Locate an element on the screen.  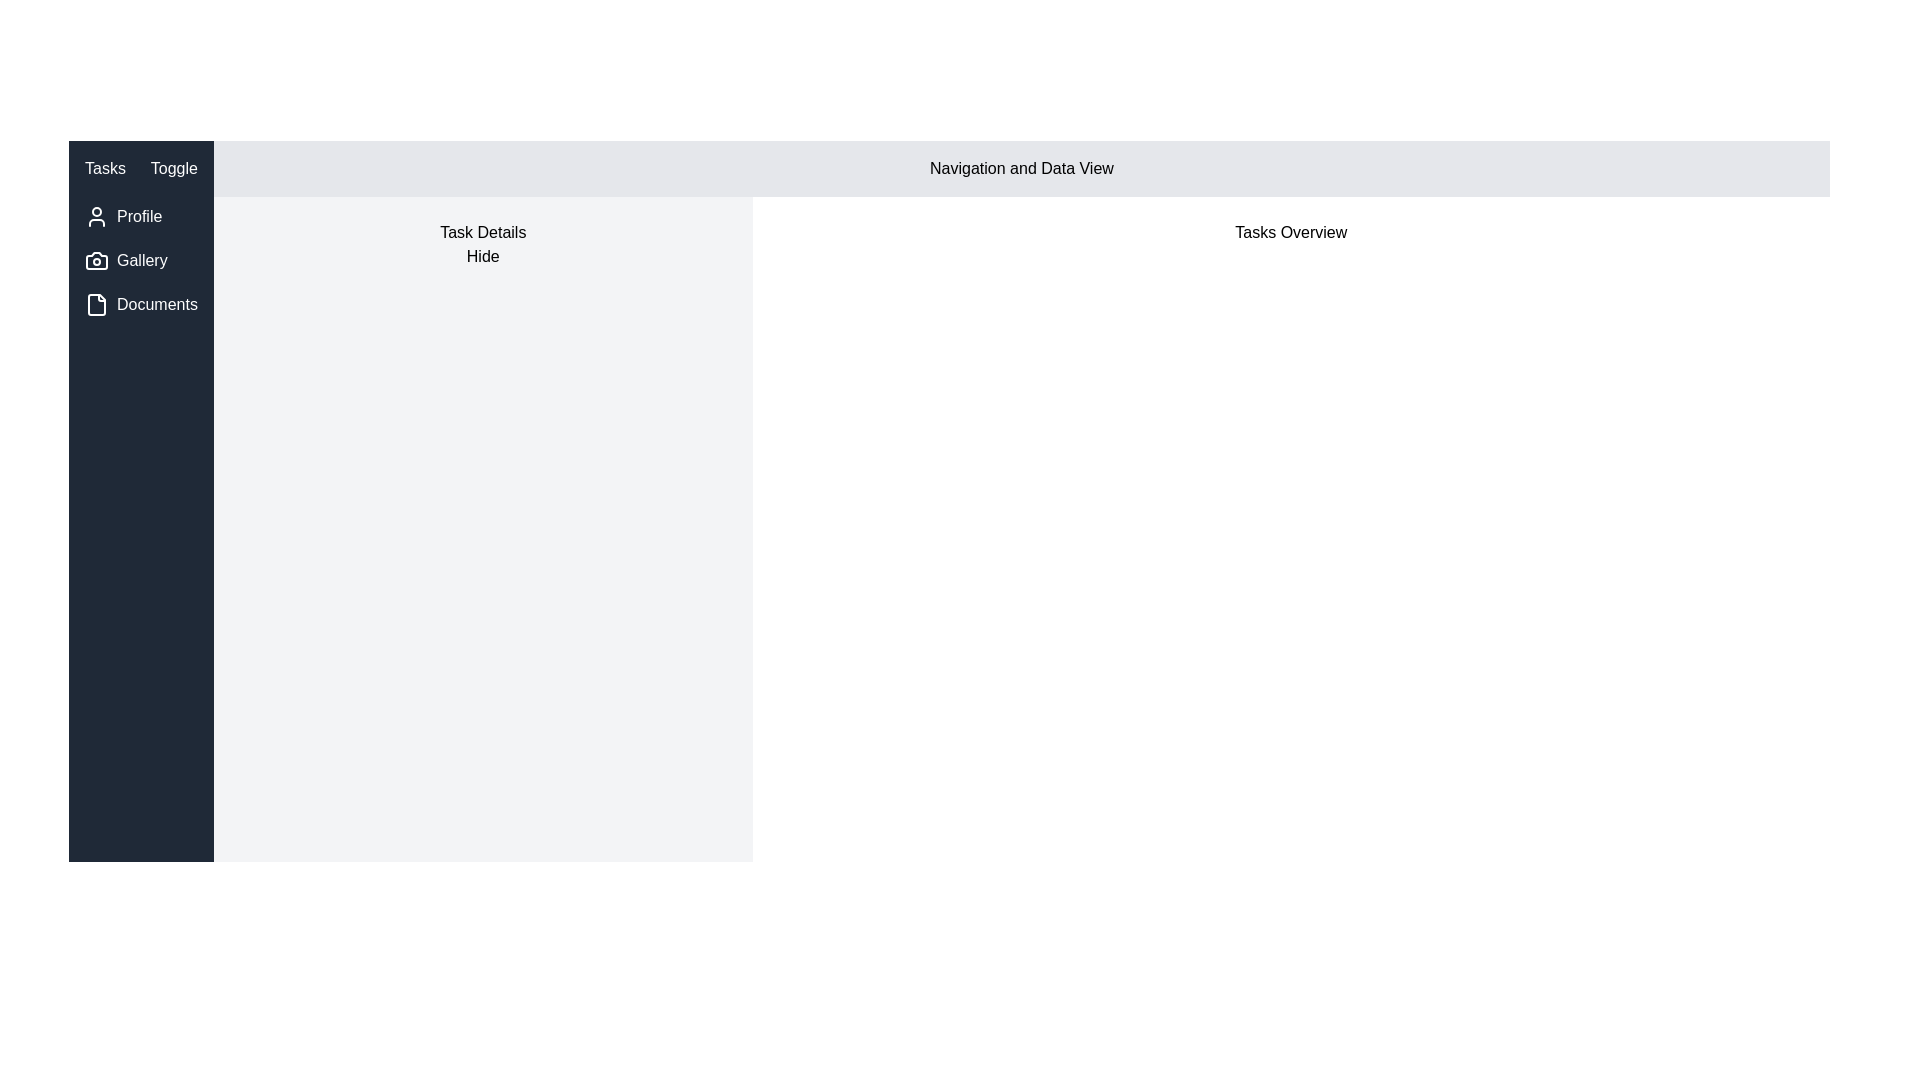
the 'Tasks' text label, which is displayed in white font on a dark background and located in the upper-left section of the user interface, next to the 'Toggle' label is located at coordinates (104, 168).